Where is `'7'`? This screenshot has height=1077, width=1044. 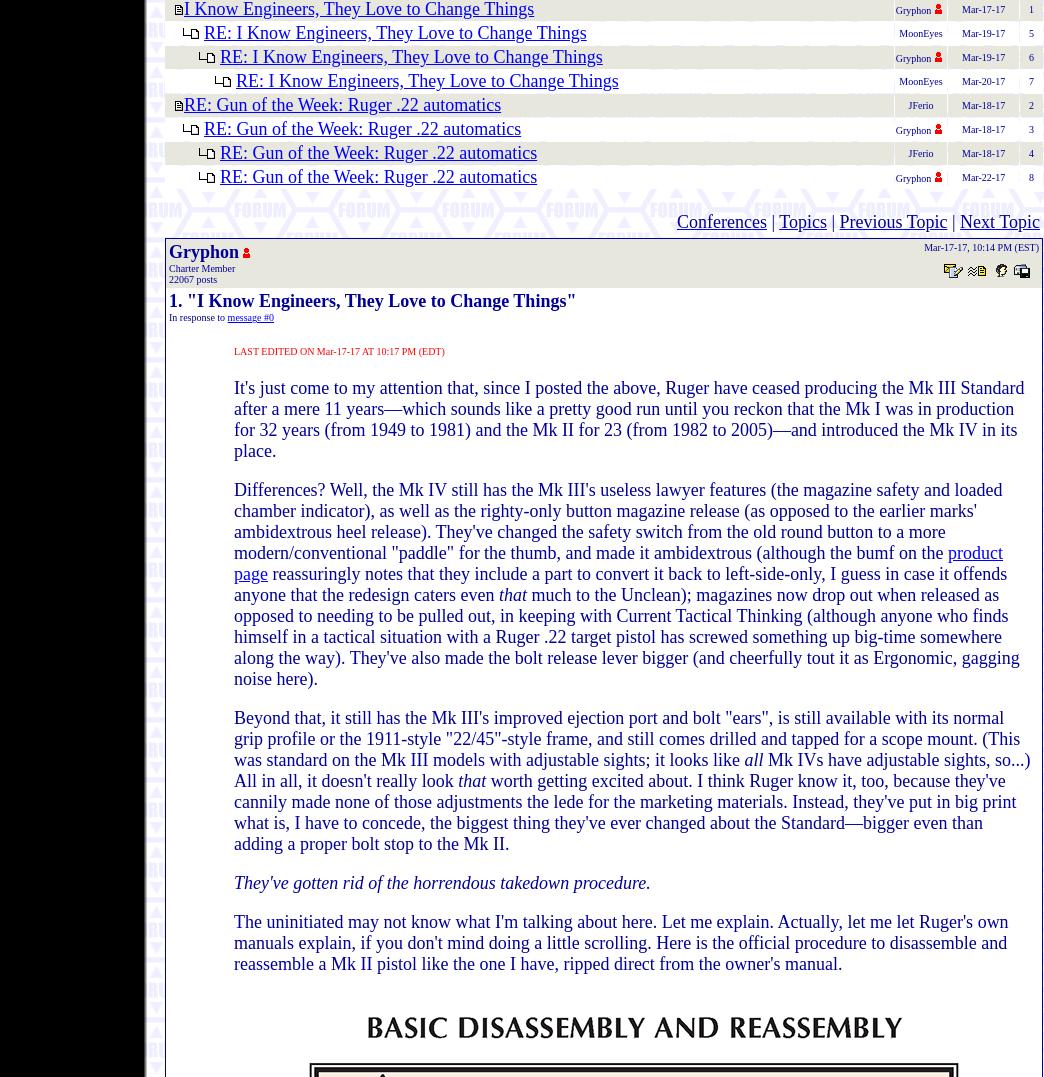 '7' is located at coordinates (1030, 81).